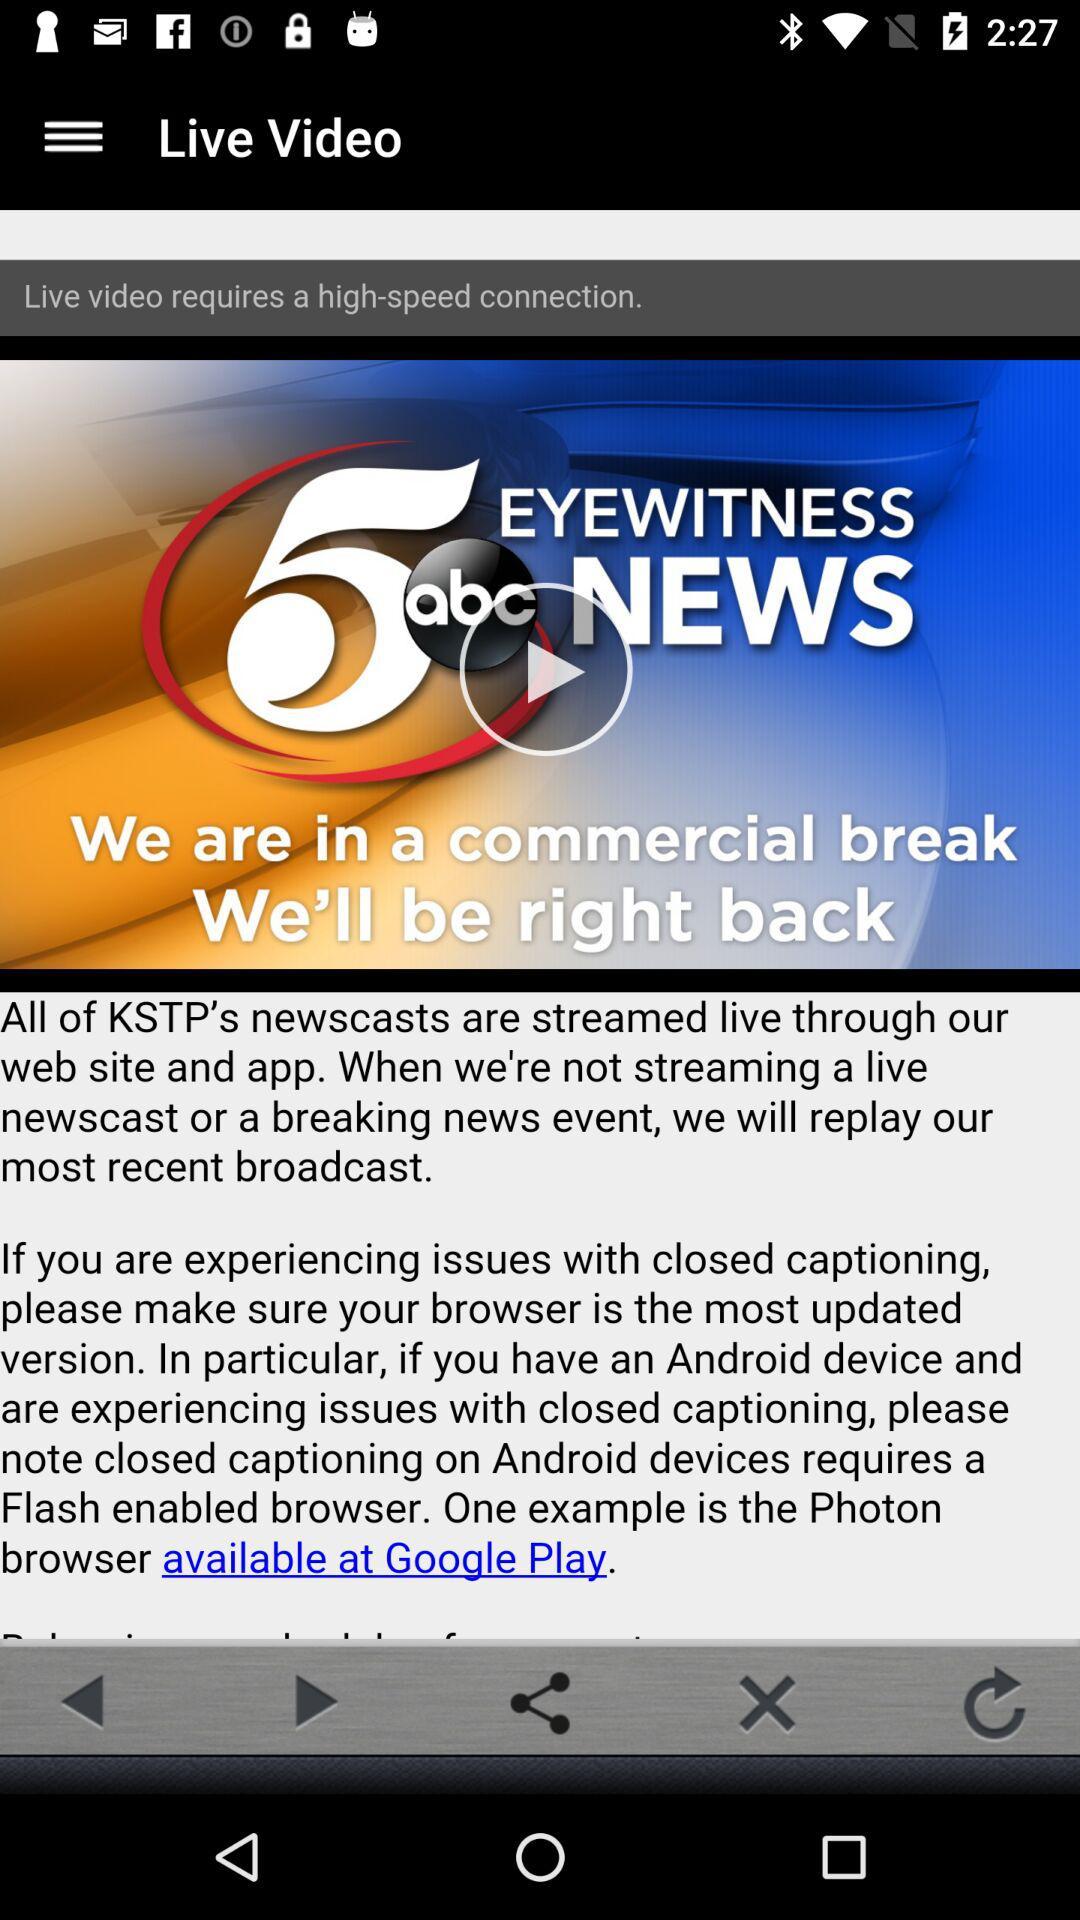  What do you see at coordinates (84, 1702) in the screenshot?
I see `go previous` at bounding box center [84, 1702].